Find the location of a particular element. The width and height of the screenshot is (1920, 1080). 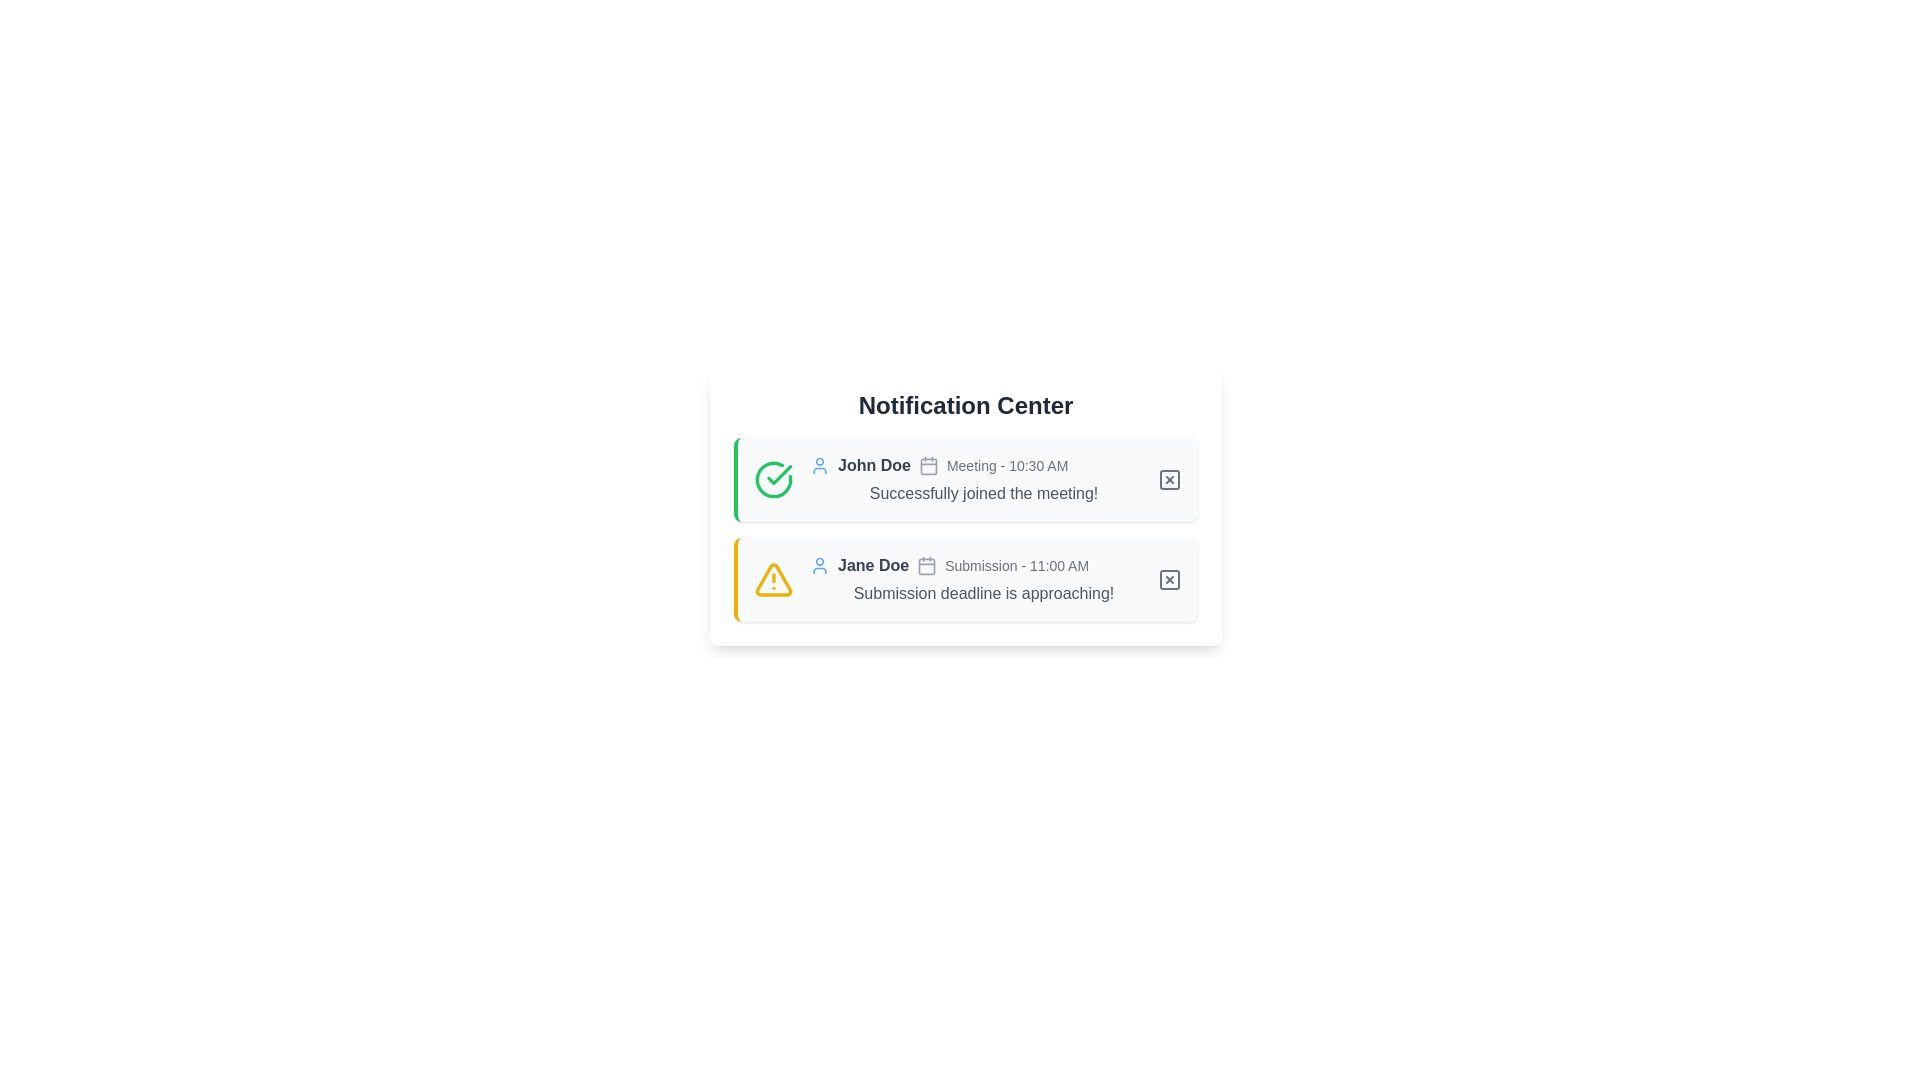

the dismiss button, which is a small gray square icon with an 'X' in the center, located at the top-right corner of the notification card titled 'John Doe Meeting - 10:30 AM' is located at coordinates (1170, 479).